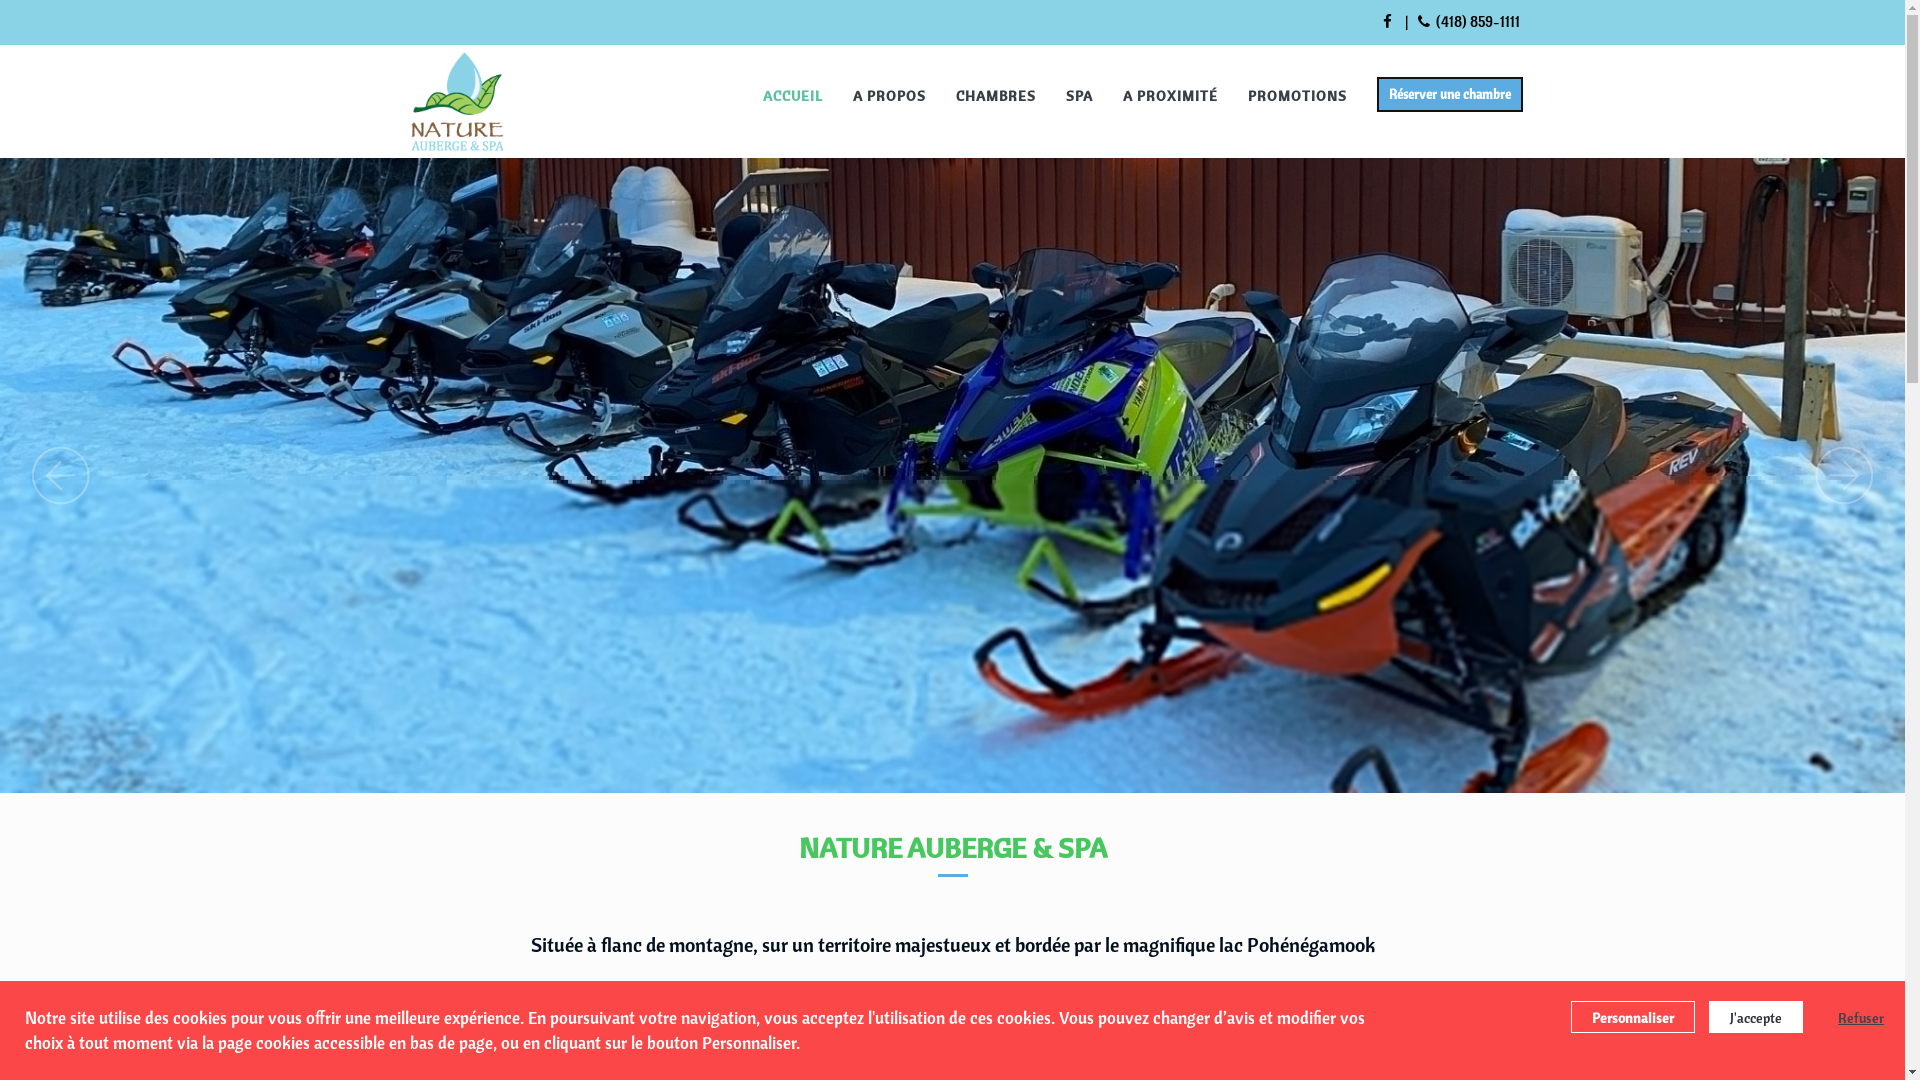  I want to click on 'Personnaliser', so click(1632, 1017).